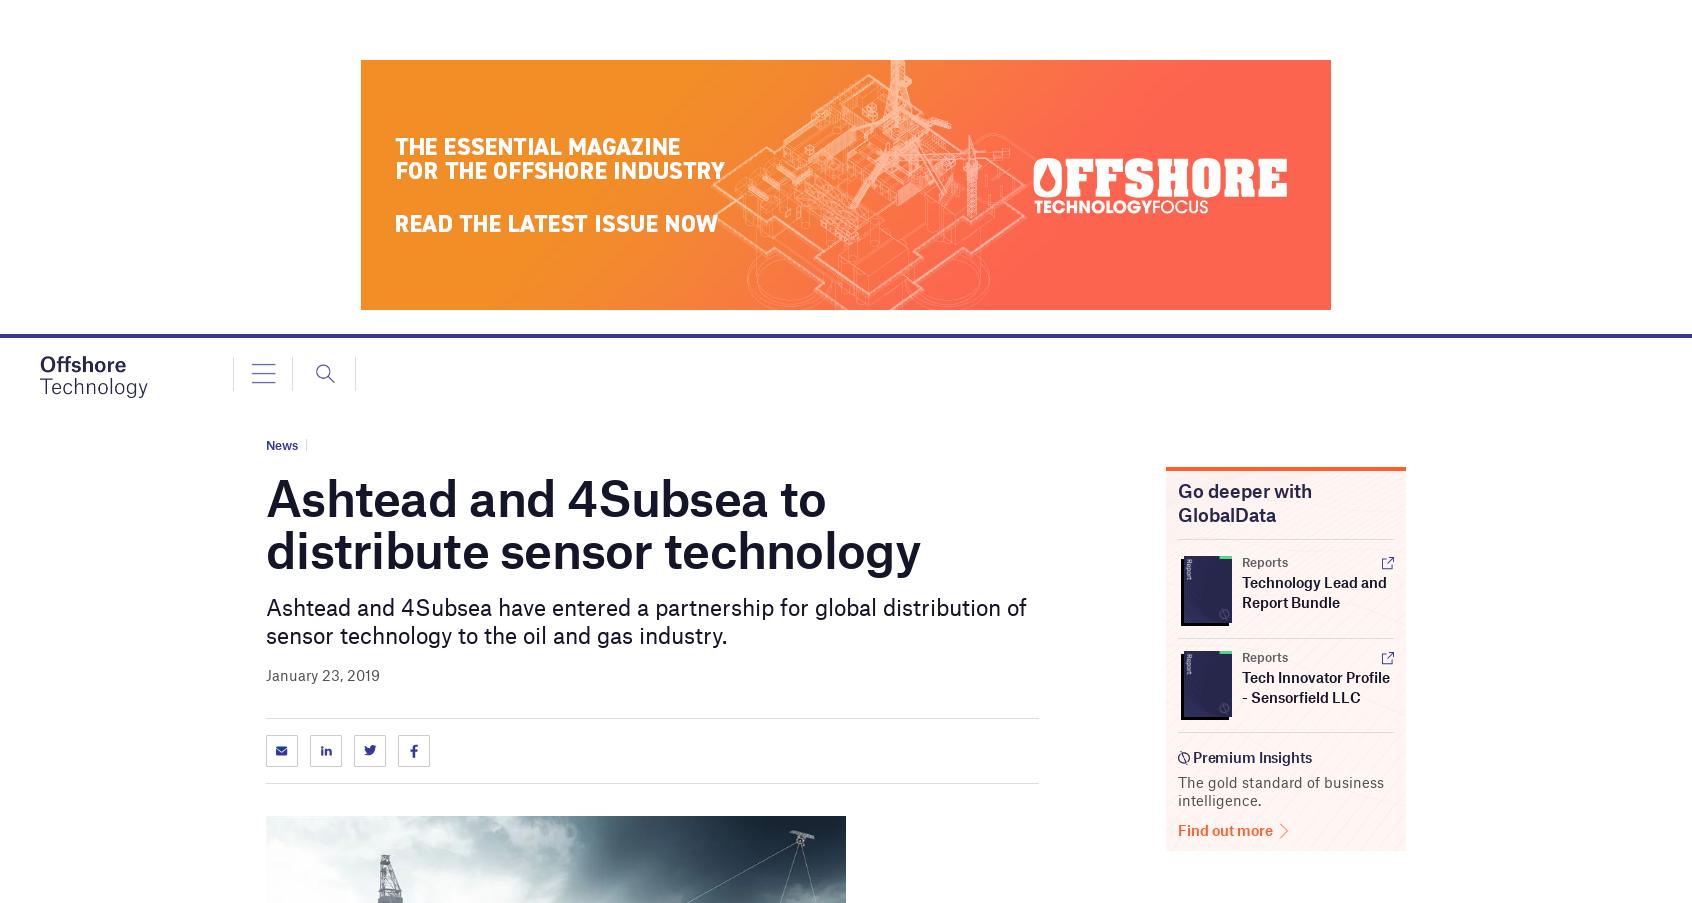 The image size is (1692, 903). Describe the element at coordinates (551, 242) in the screenshot. I see `'Russia is able to mitigate the impact of the $60 per barrel price cap'` at that location.